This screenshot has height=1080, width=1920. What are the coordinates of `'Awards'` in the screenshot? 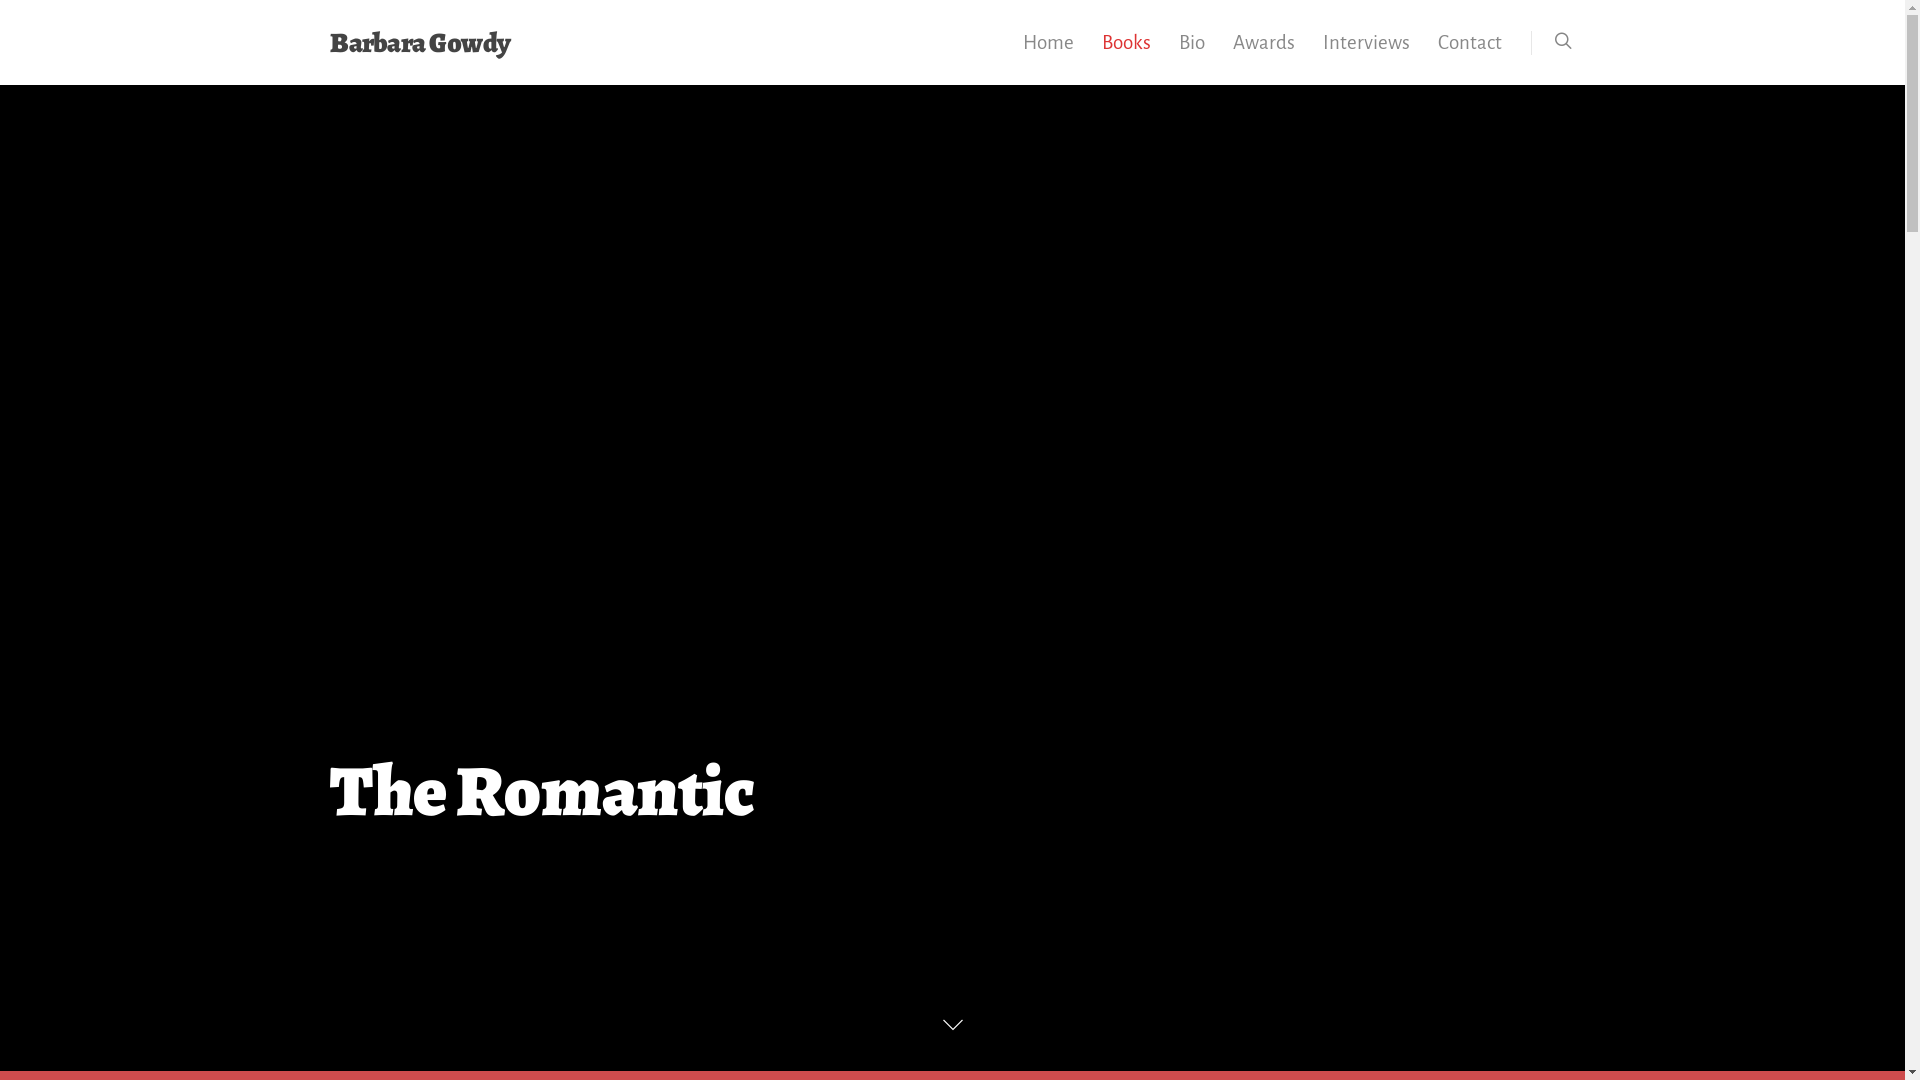 It's located at (1262, 55).